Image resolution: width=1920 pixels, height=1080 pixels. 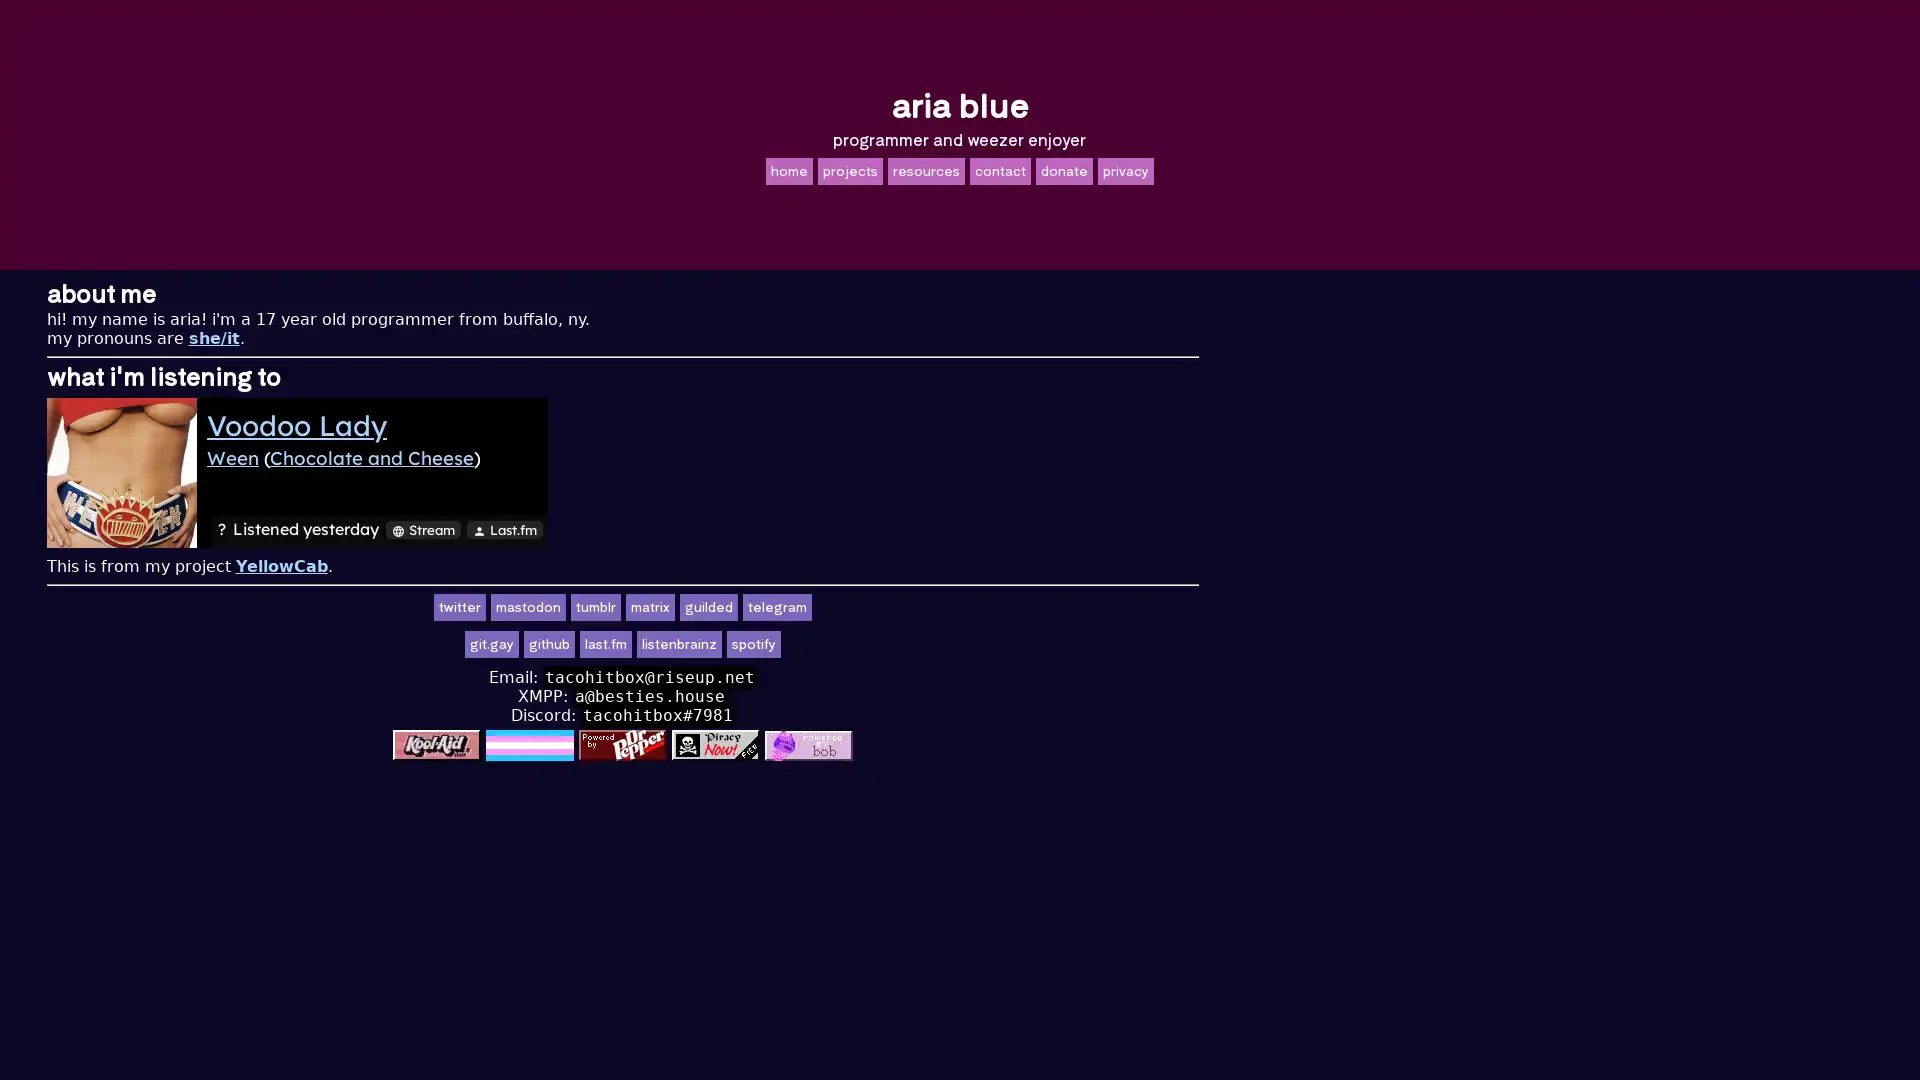 I want to click on listenbrainz, so click(x=1016, y=644).